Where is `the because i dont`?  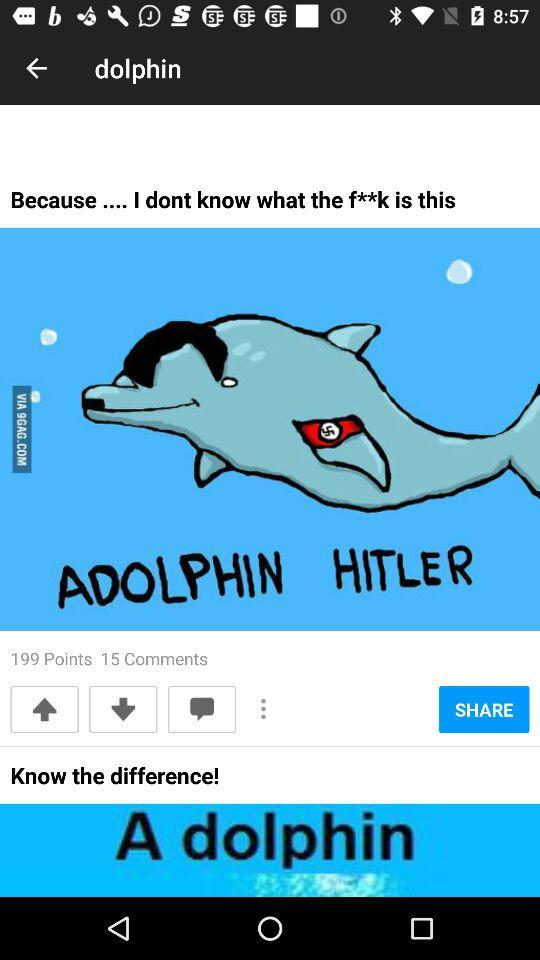
the because i dont is located at coordinates (232, 205).